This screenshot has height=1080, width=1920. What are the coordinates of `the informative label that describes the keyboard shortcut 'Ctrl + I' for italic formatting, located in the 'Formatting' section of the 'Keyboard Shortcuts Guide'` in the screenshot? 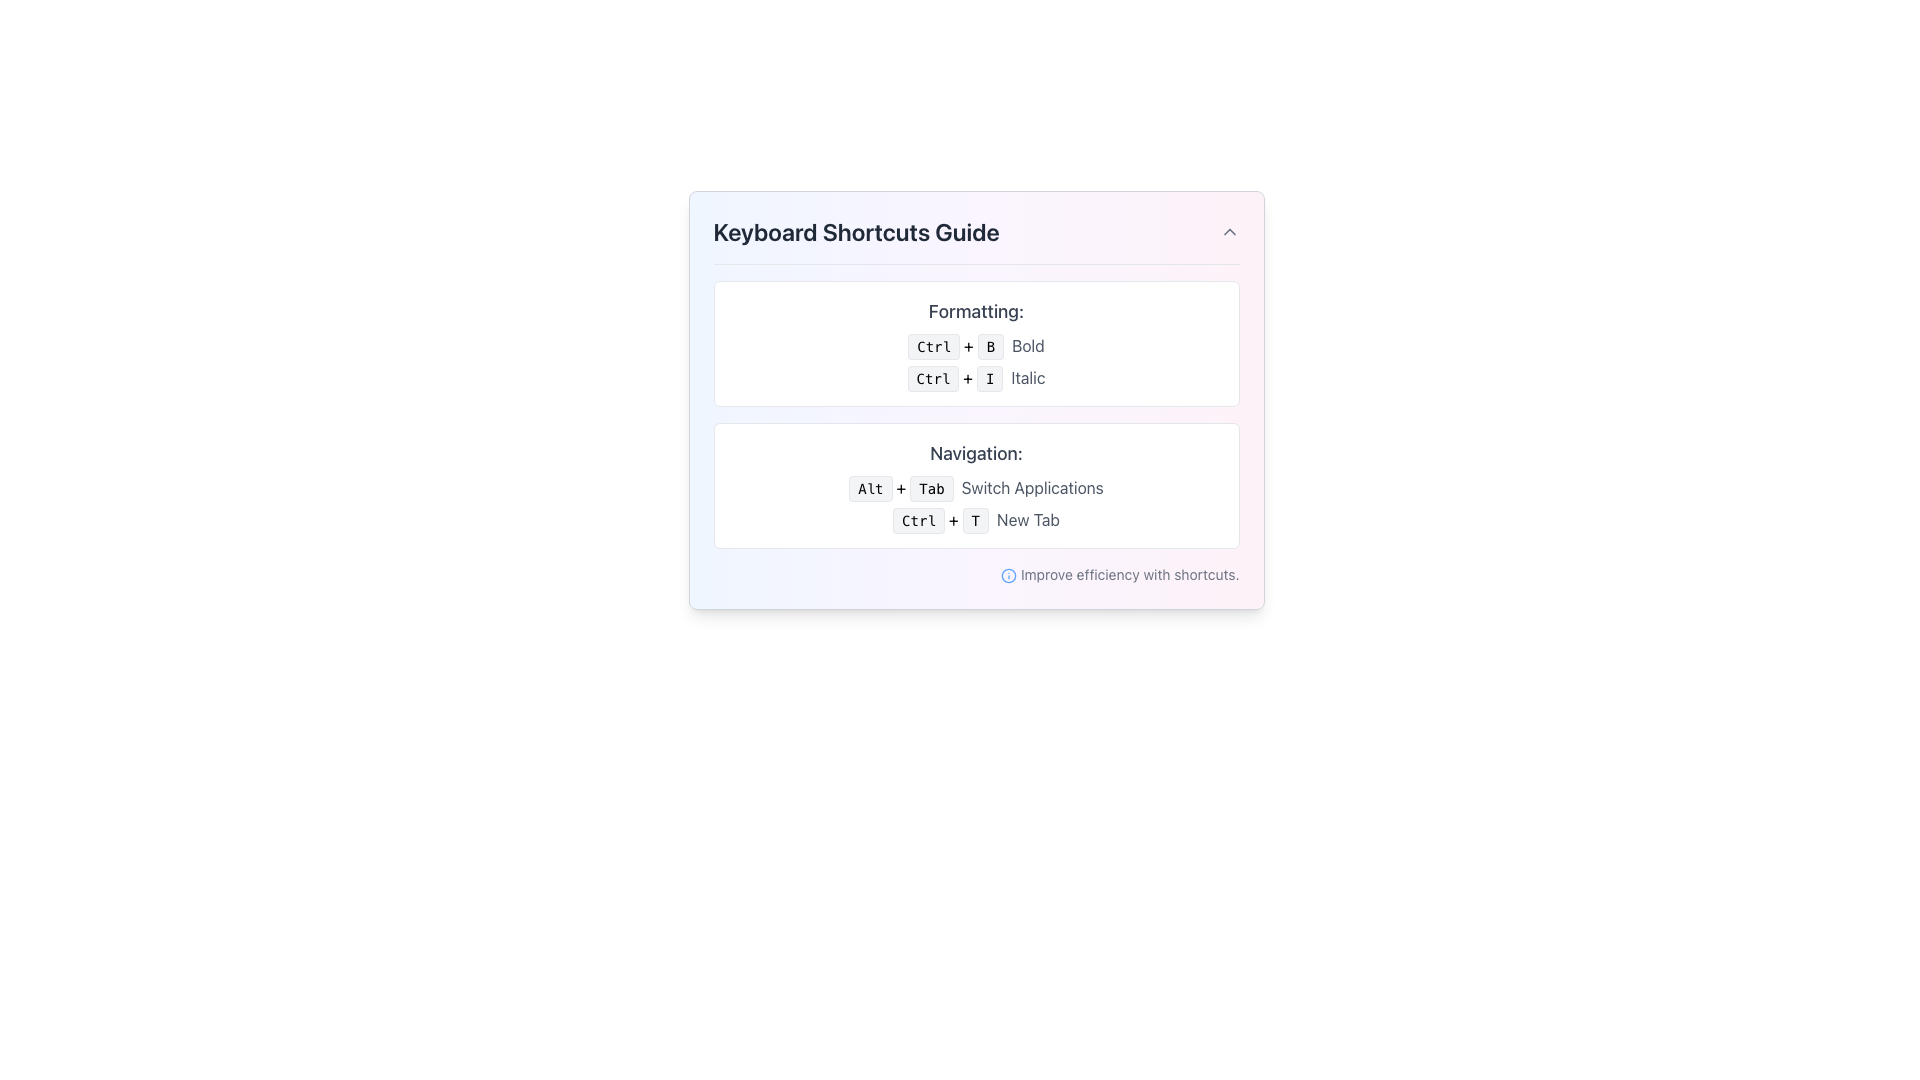 It's located at (976, 378).